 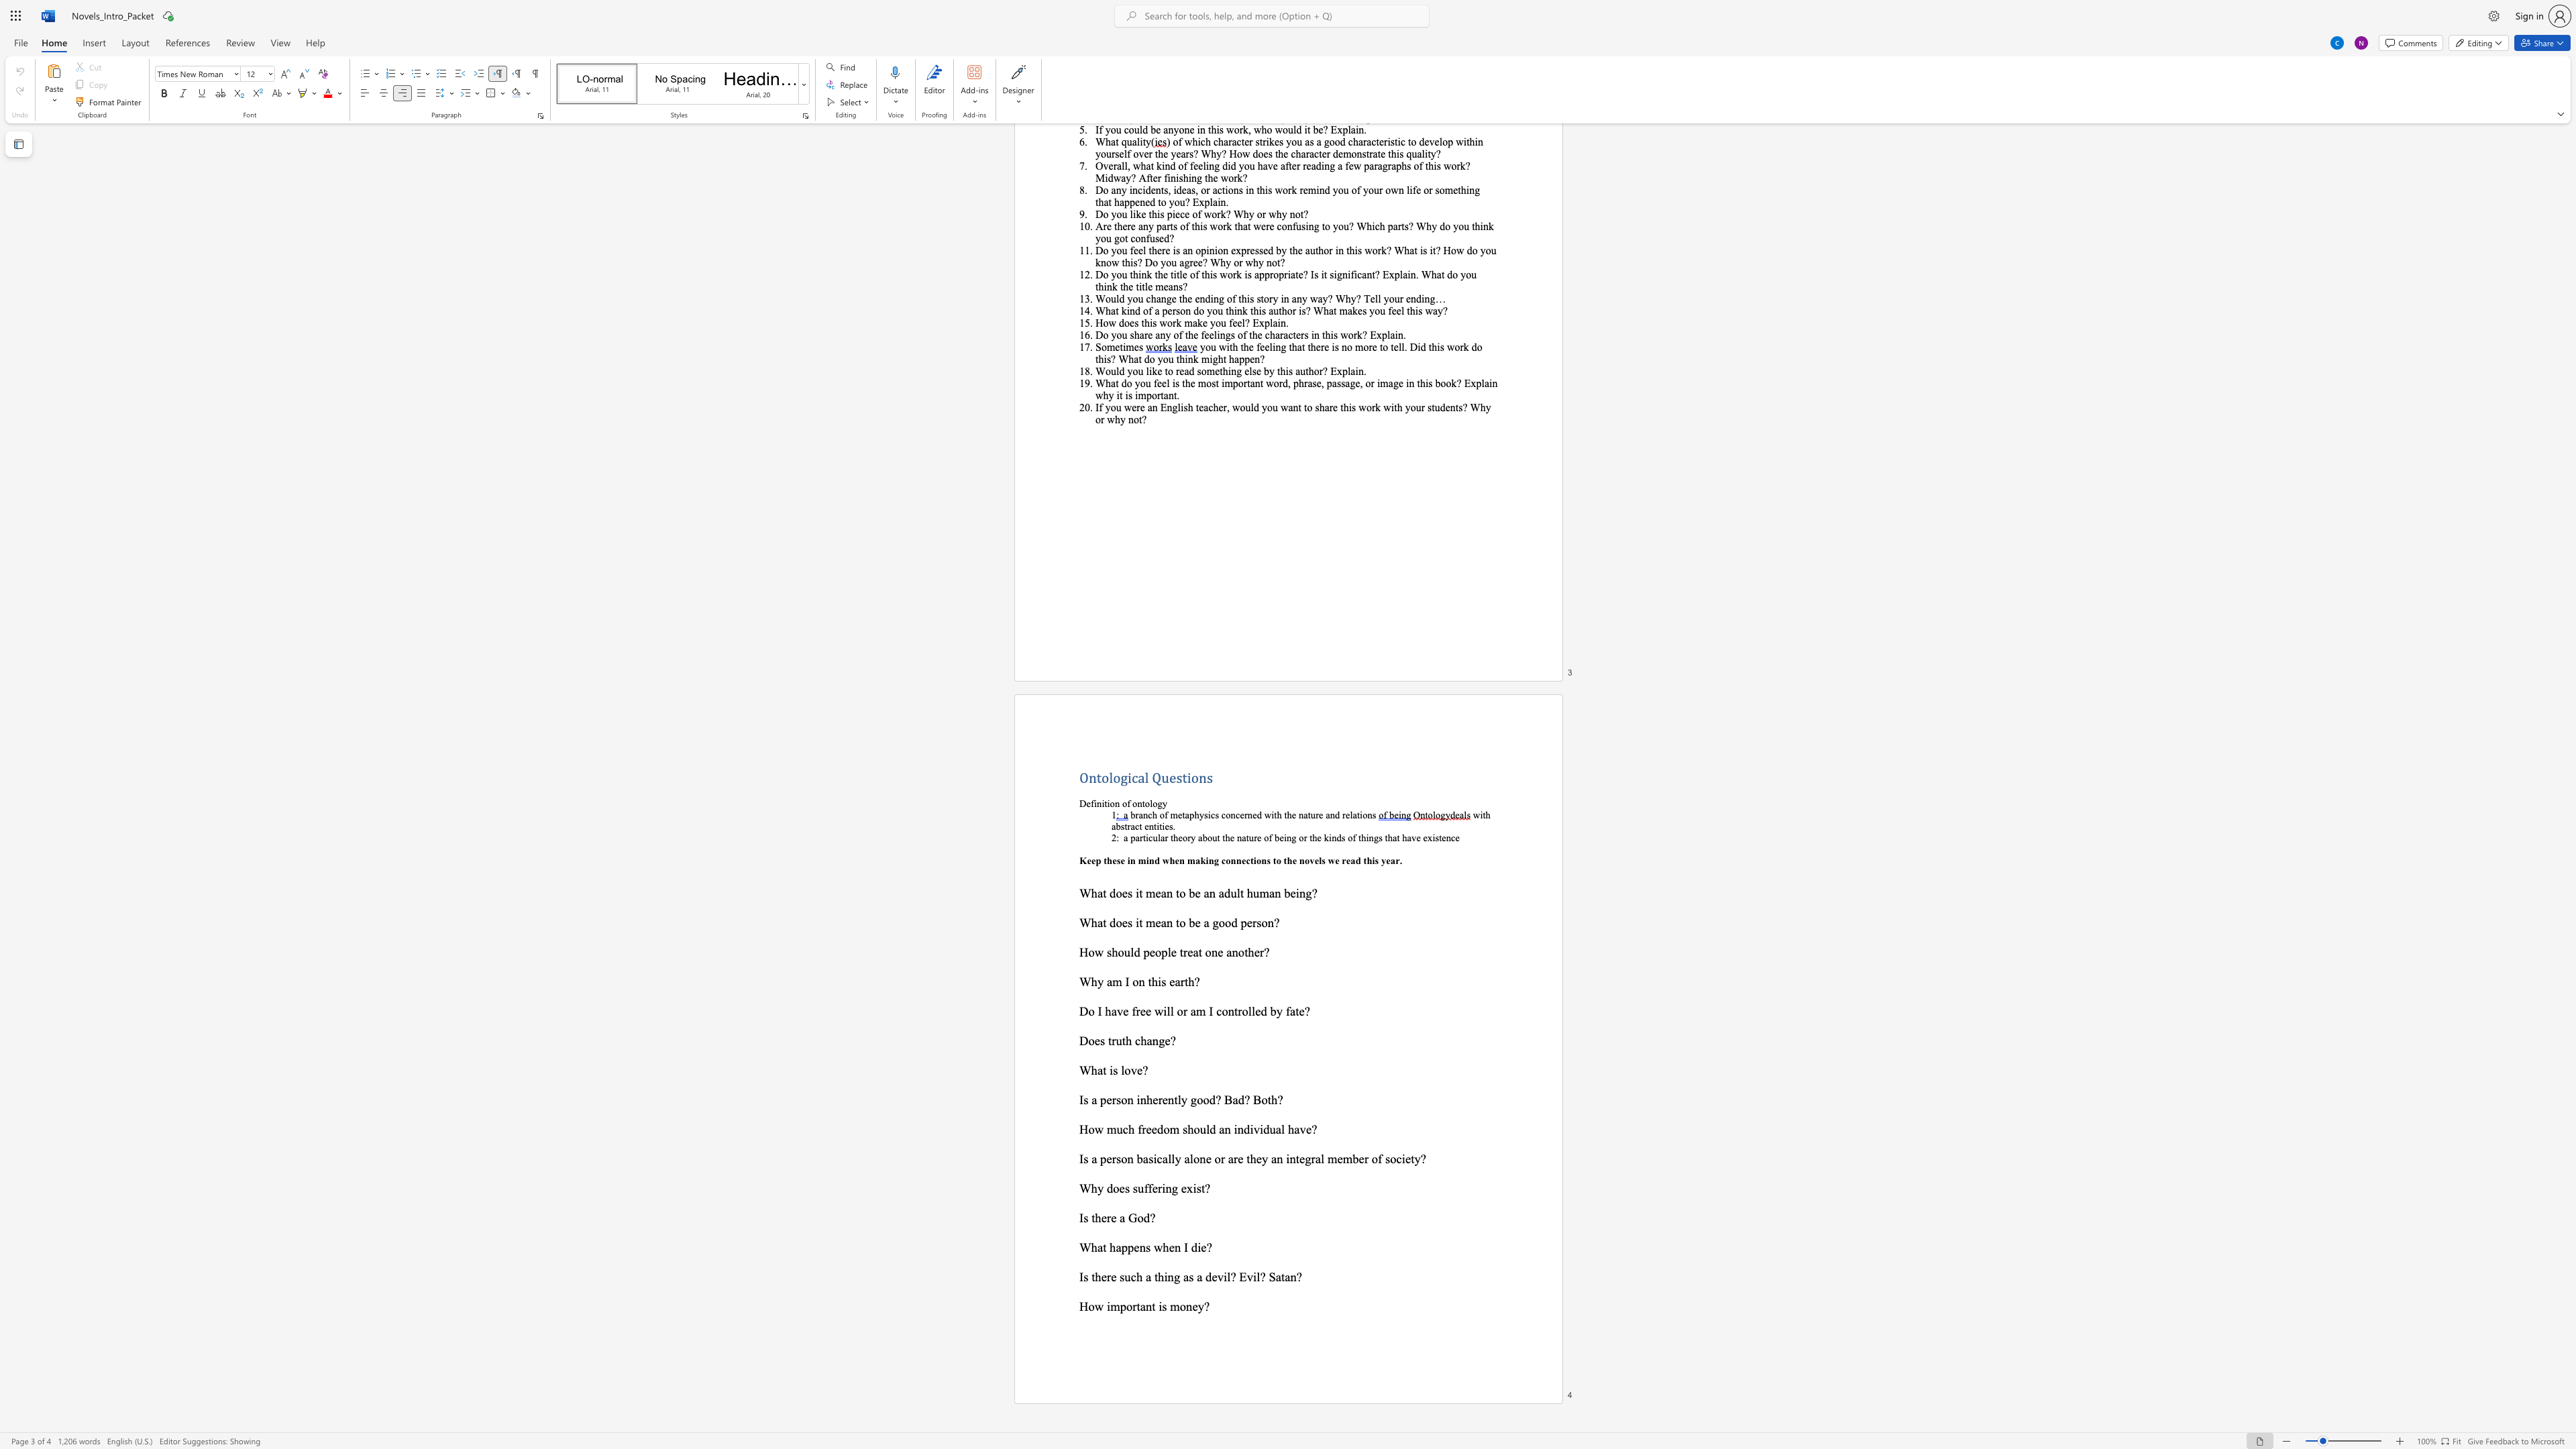 I want to click on the subset text "physics concerne" within the text "branch of metaphysics concerned with the nature and relations", so click(x=1188, y=814).